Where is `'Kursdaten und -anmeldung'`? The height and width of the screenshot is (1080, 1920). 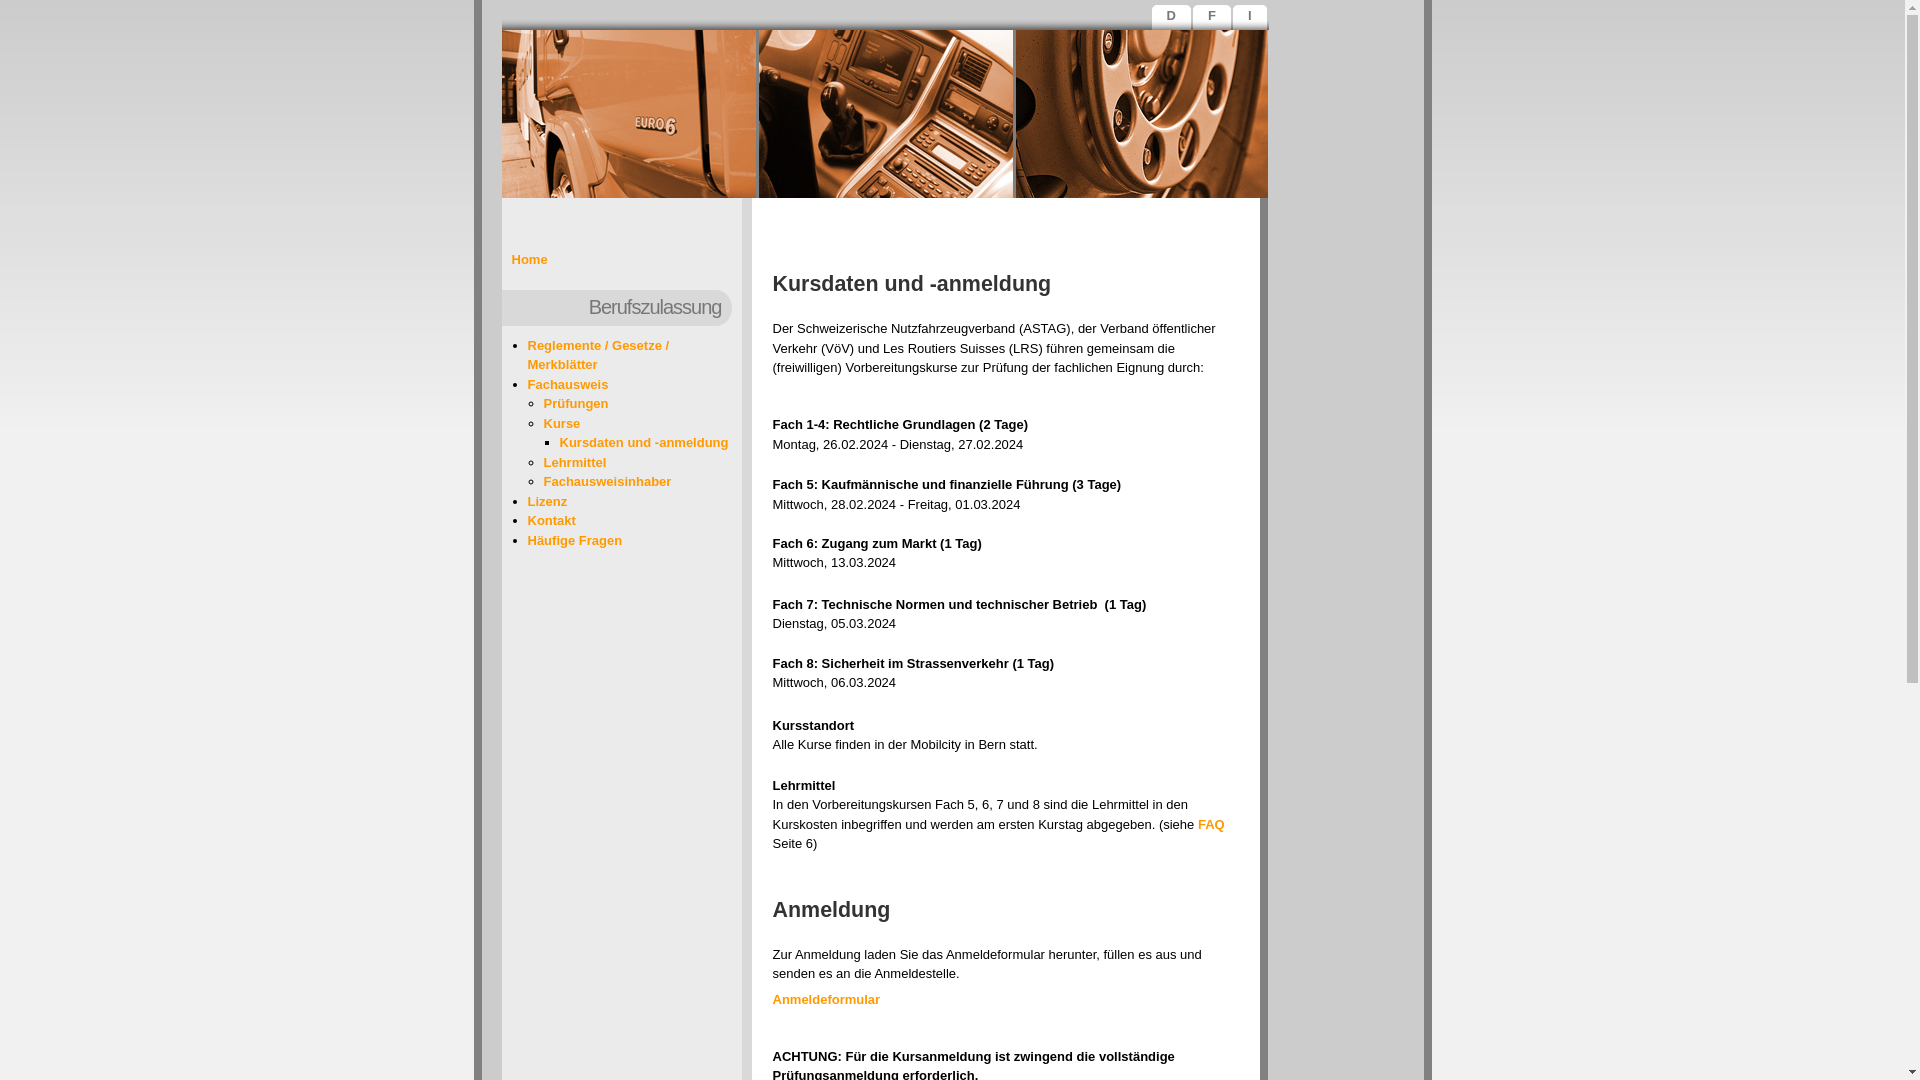 'Kursdaten und -anmeldung' is located at coordinates (644, 441).